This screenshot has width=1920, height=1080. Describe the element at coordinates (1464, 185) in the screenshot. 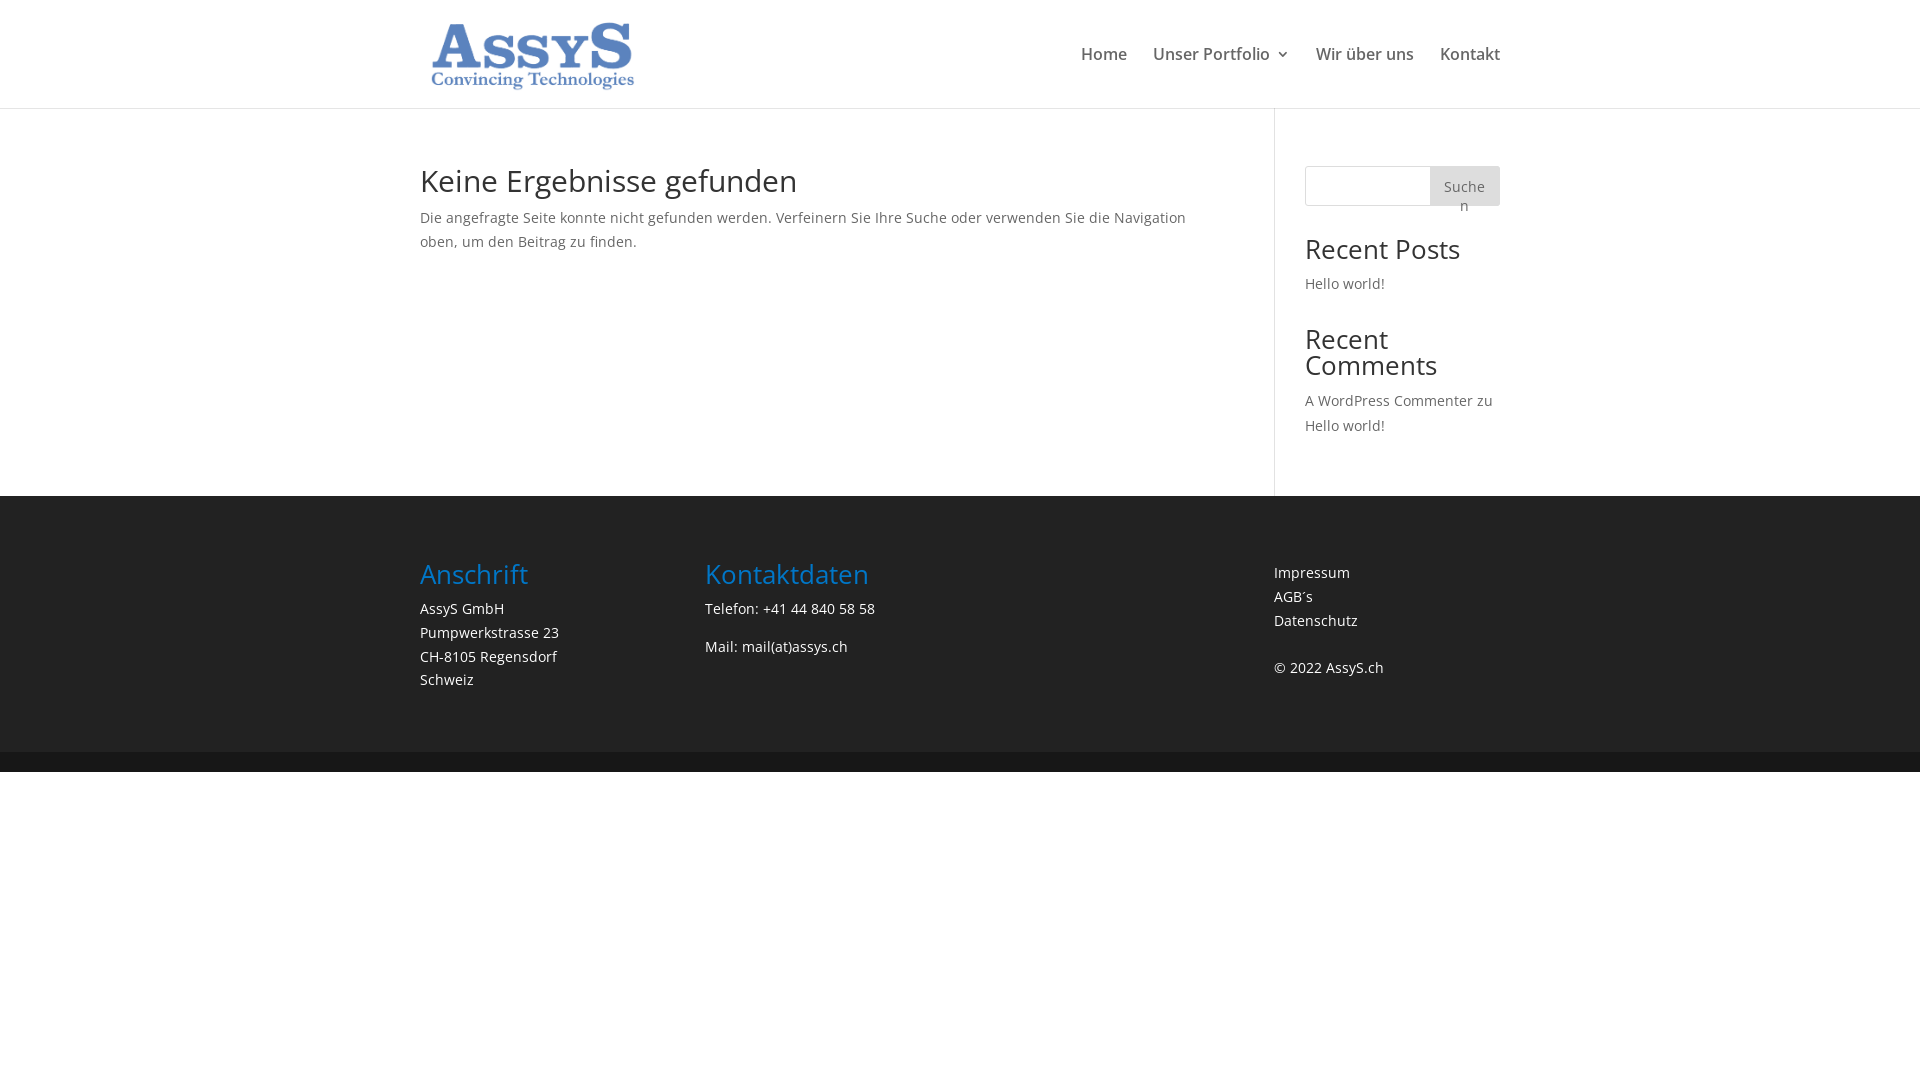

I see `'Suchen'` at that location.